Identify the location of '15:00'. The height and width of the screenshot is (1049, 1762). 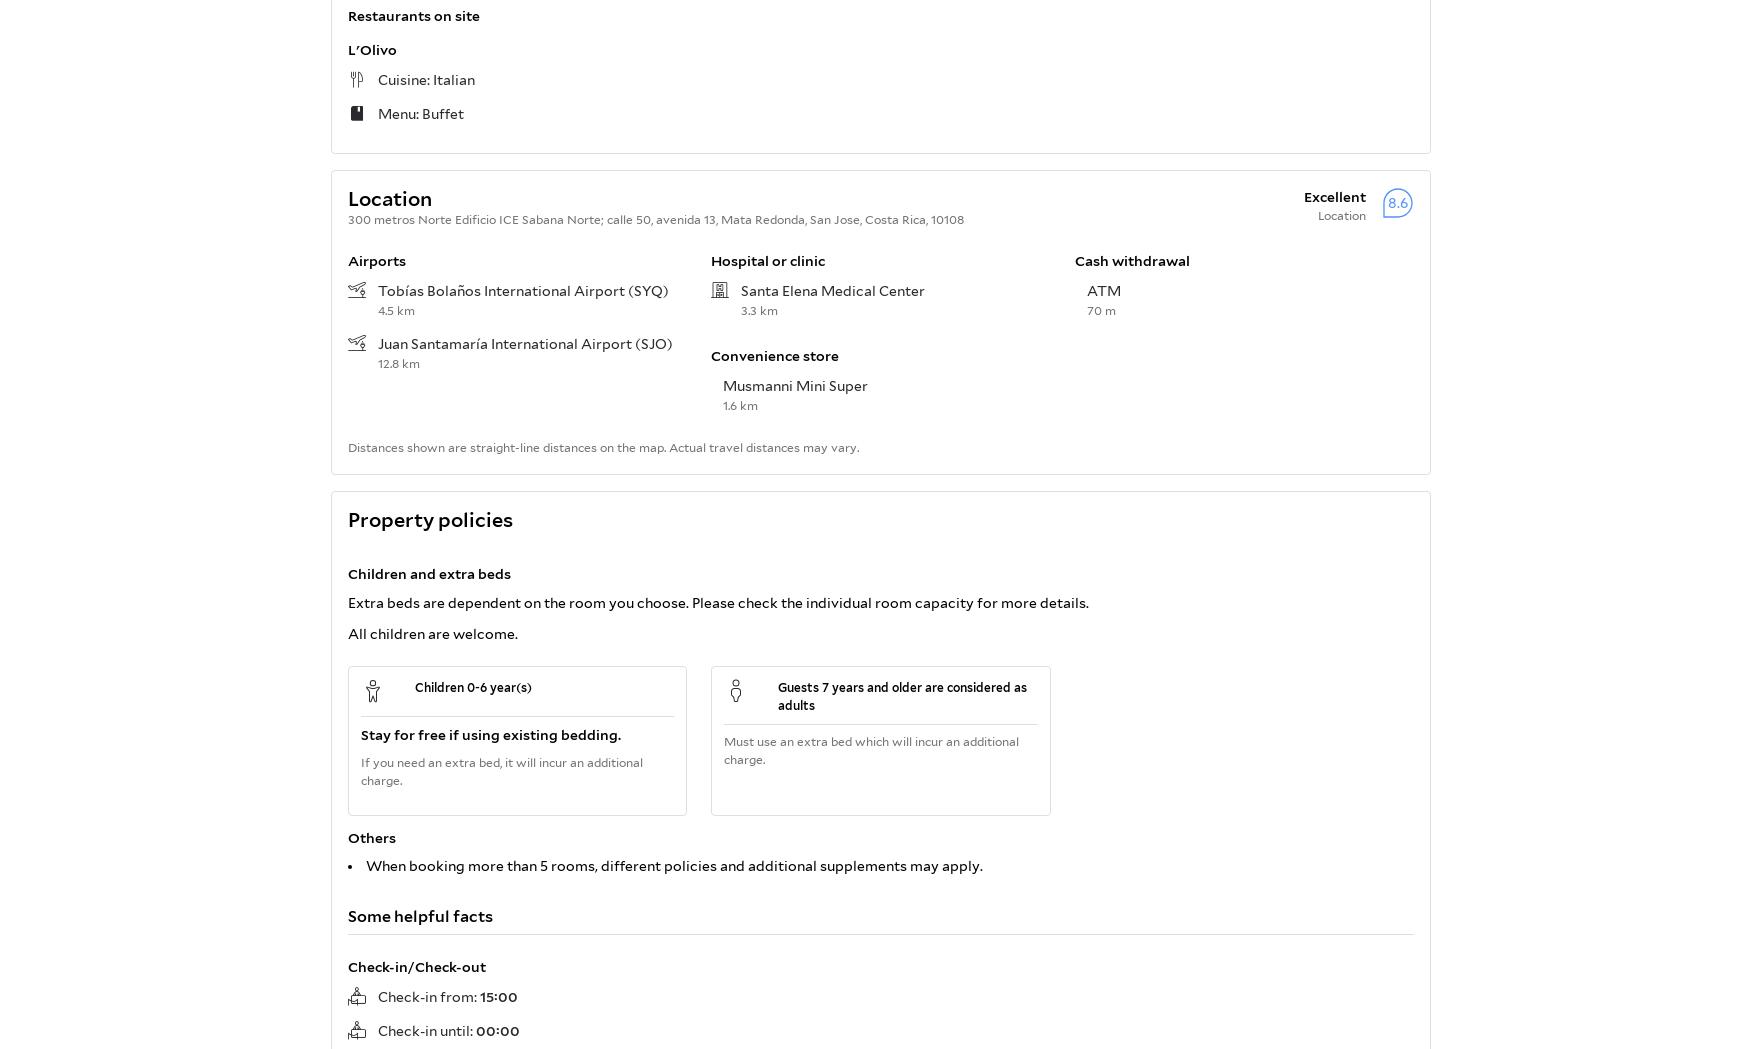
(497, 995).